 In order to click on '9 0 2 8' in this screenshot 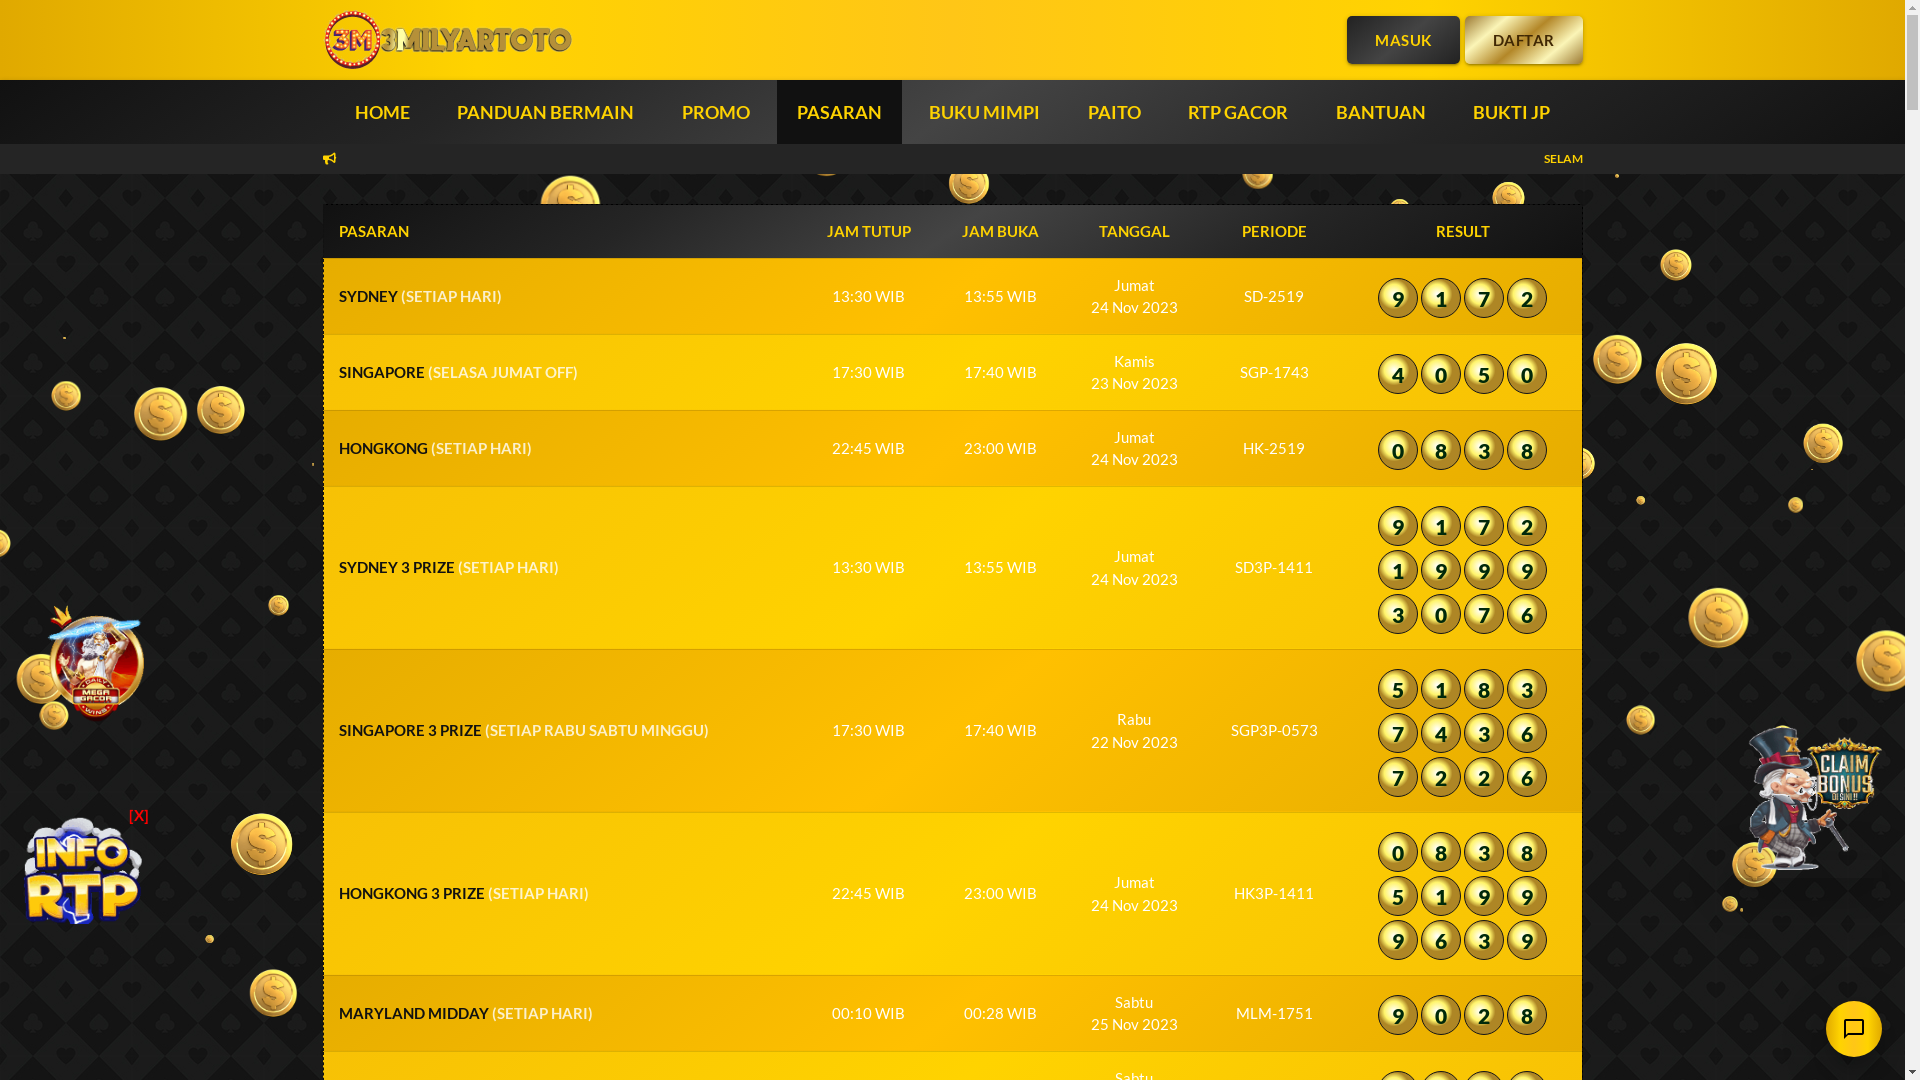, I will do `click(1462, 1018)`.